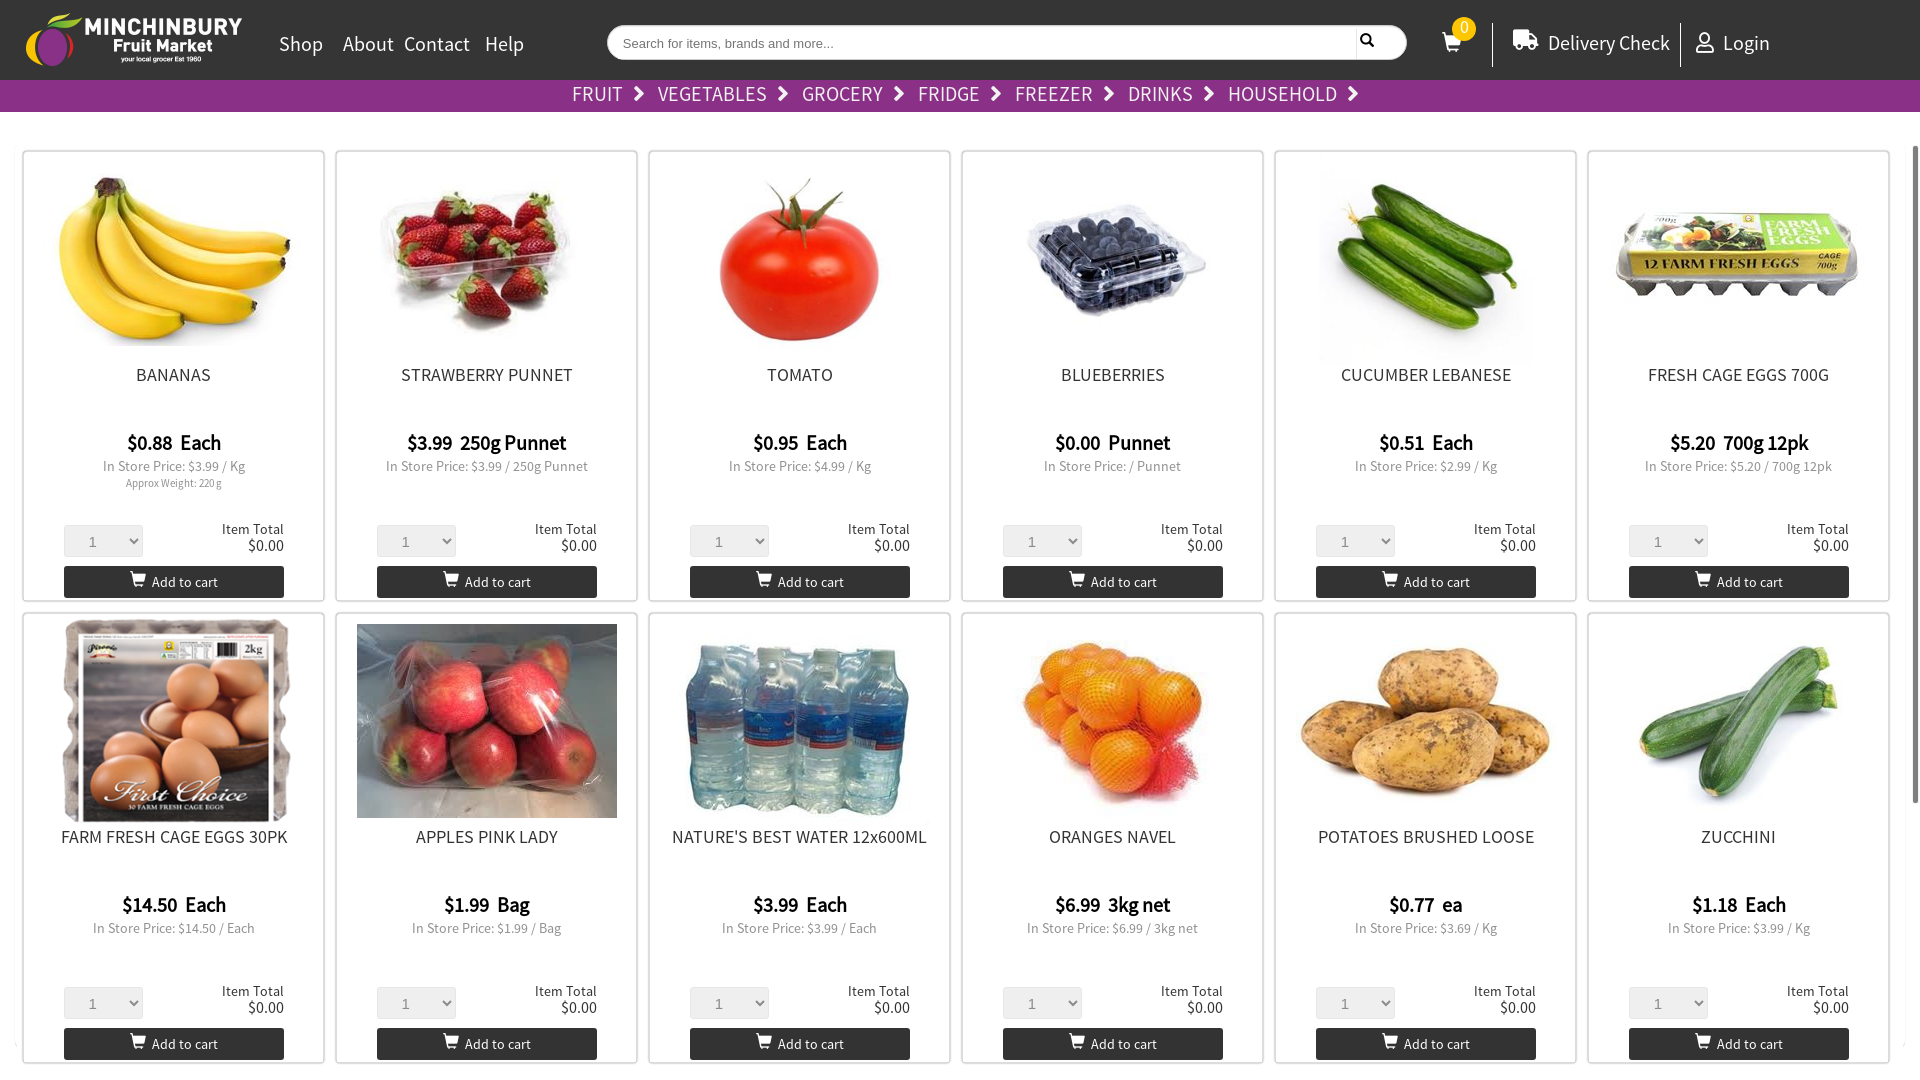  What do you see at coordinates (1176, 95) in the screenshot?
I see `'DRINKS'` at bounding box center [1176, 95].